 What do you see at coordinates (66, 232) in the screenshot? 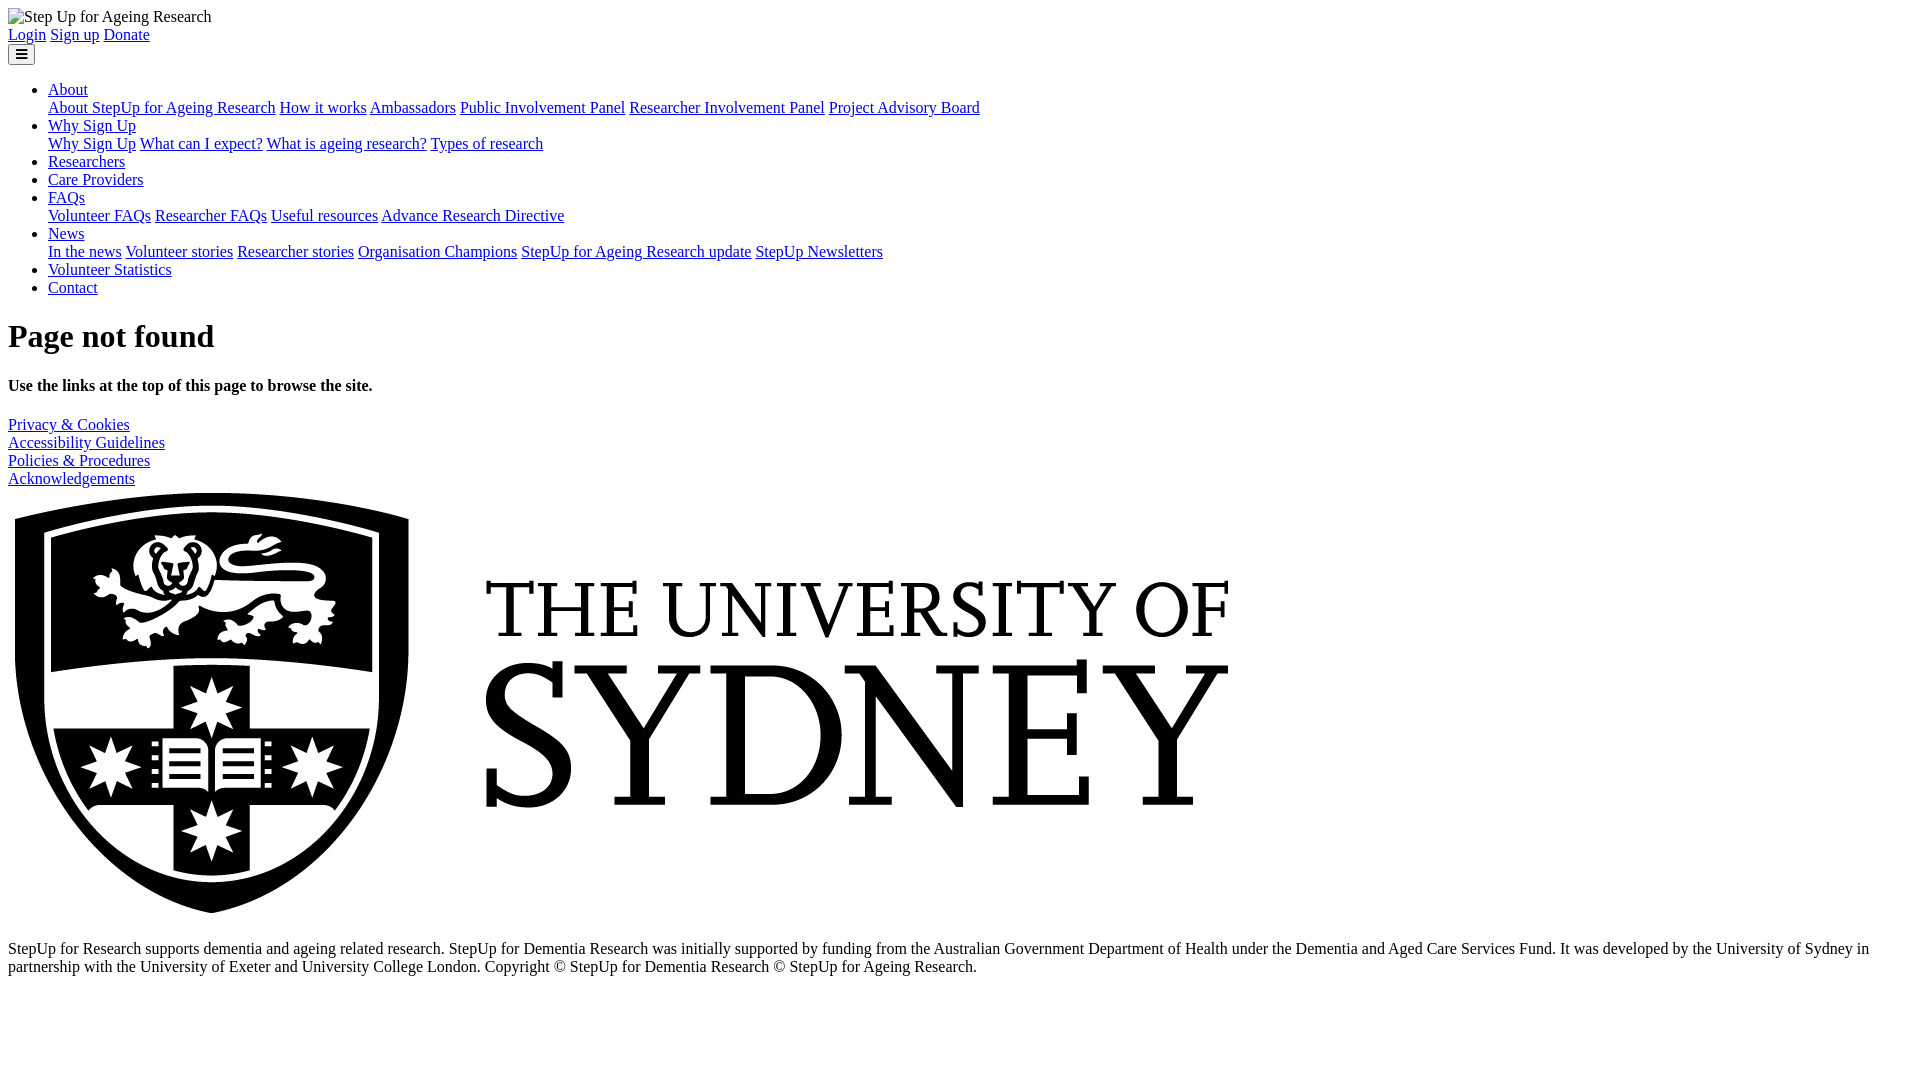
I see `'News'` at bounding box center [66, 232].